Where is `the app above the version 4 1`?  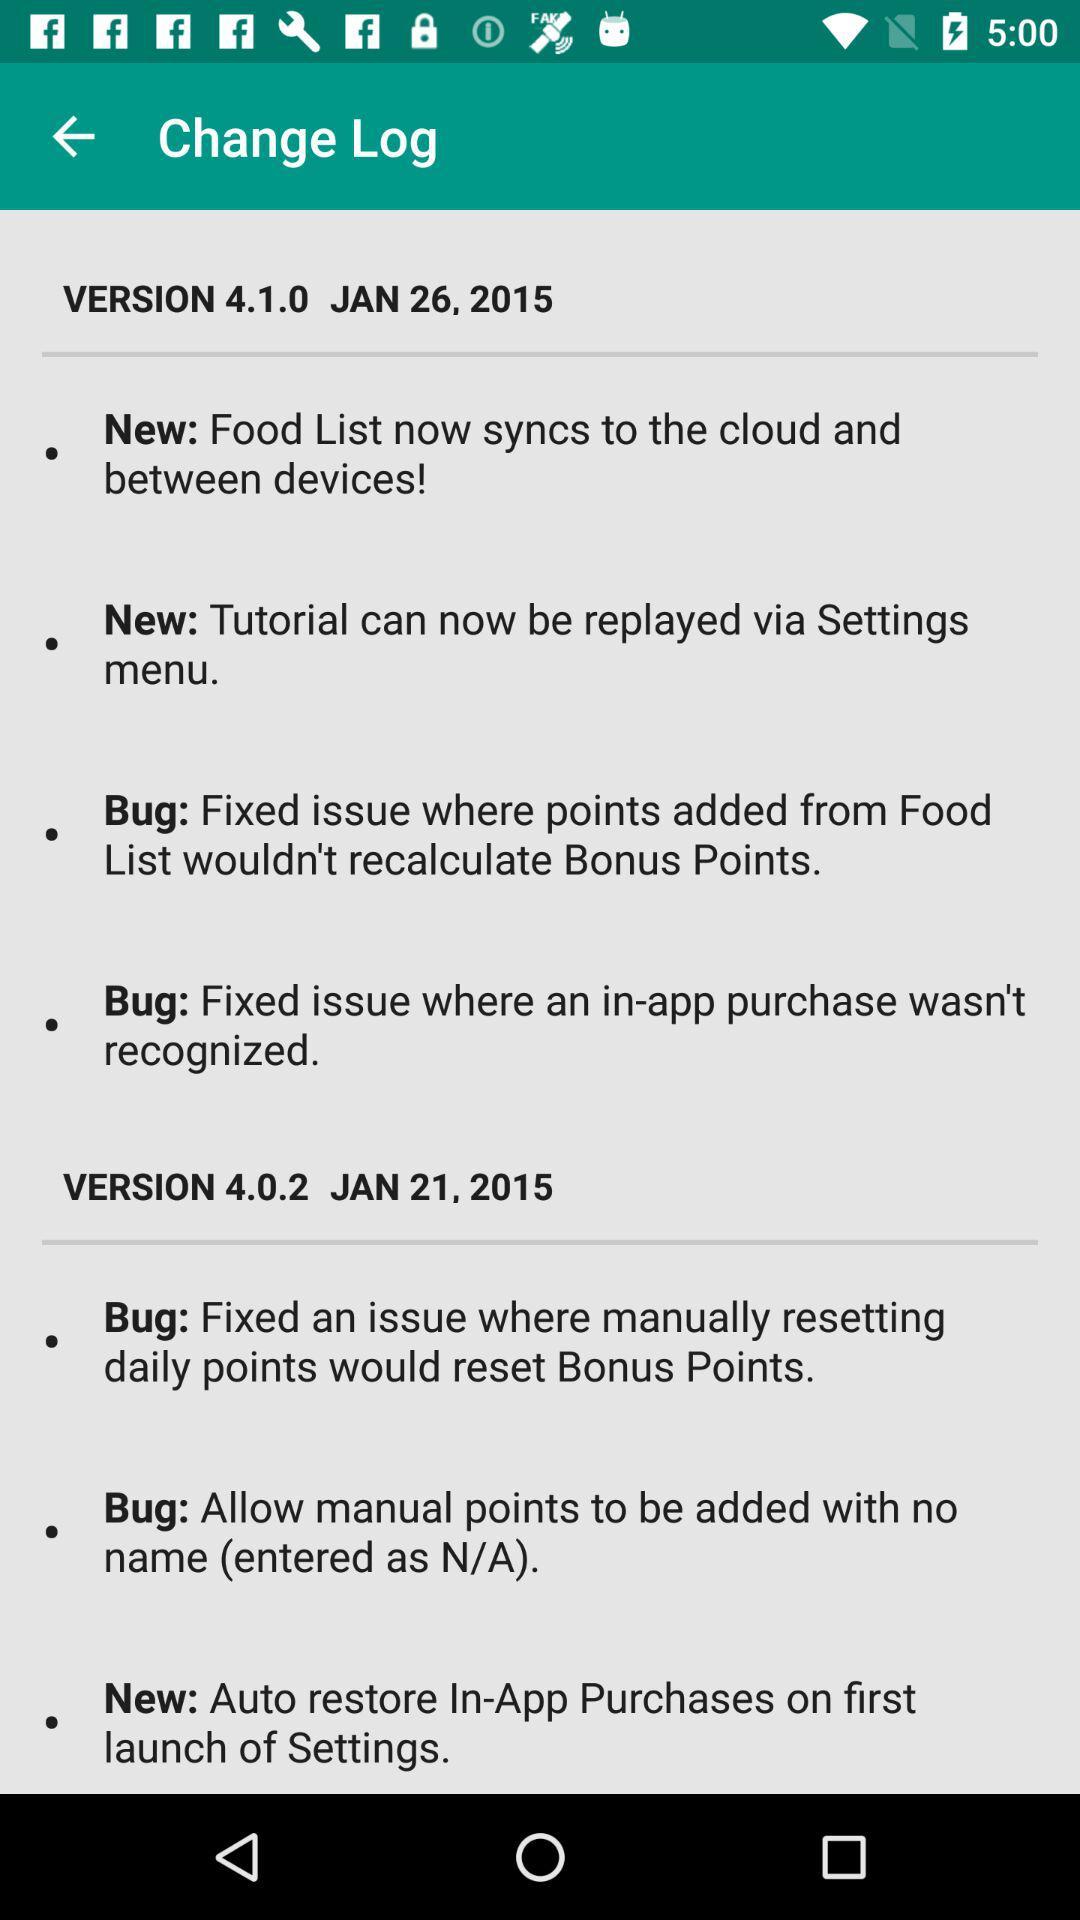
the app above the version 4 1 is located at coordinates (72, 135).